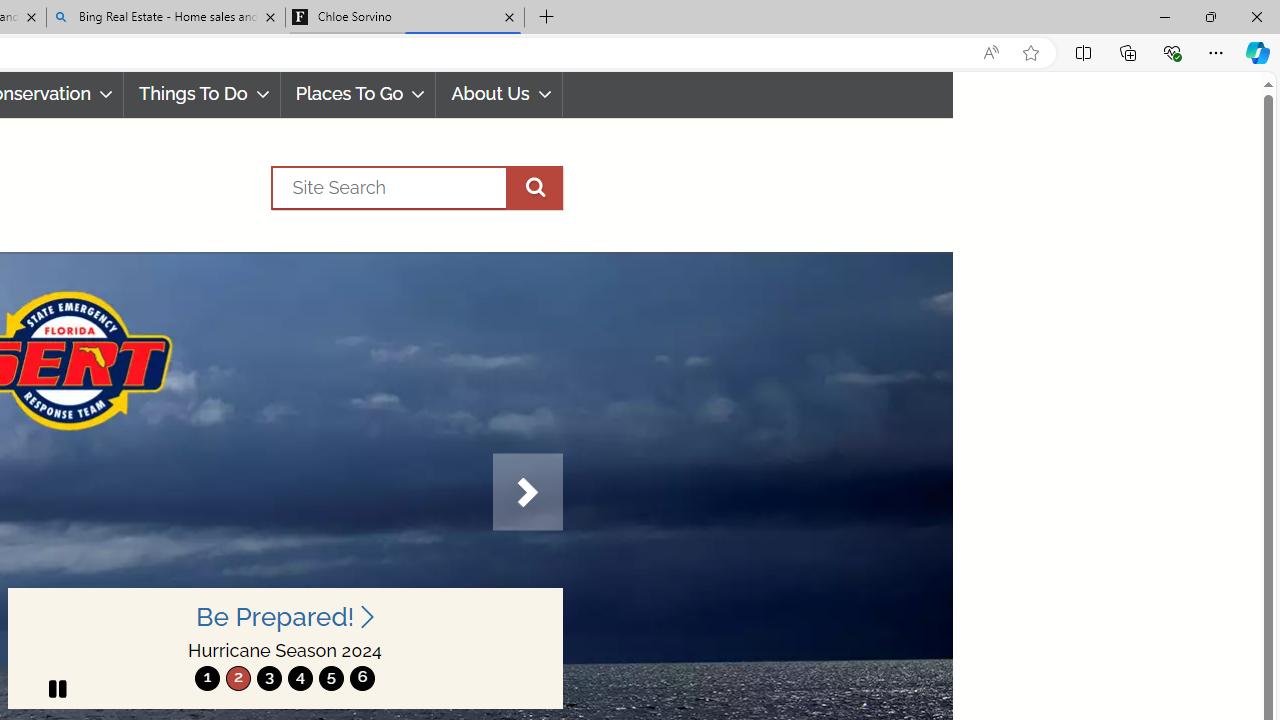 The image size is (1280, 720). I want to click on 'Things To Do', so click(202, 94).